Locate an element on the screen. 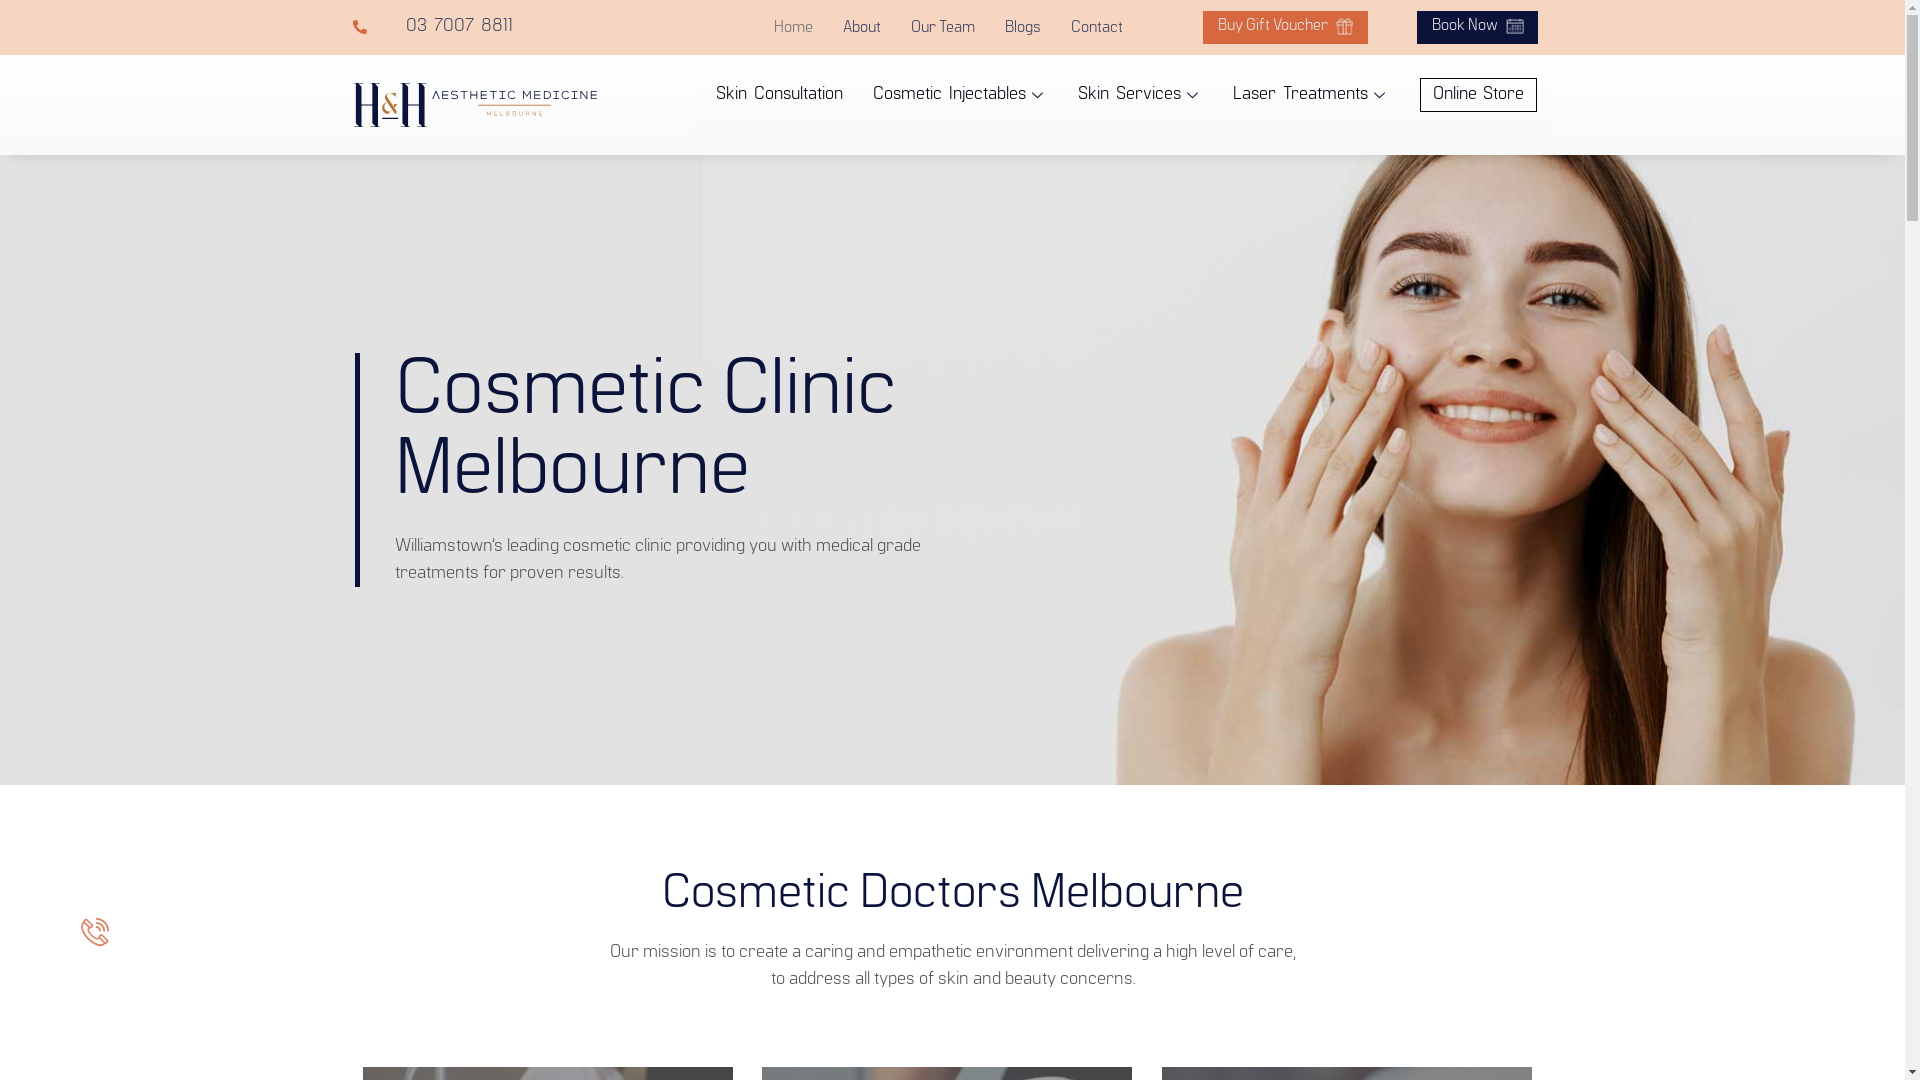  'Online Store' is located at coordinates (1478, 95).